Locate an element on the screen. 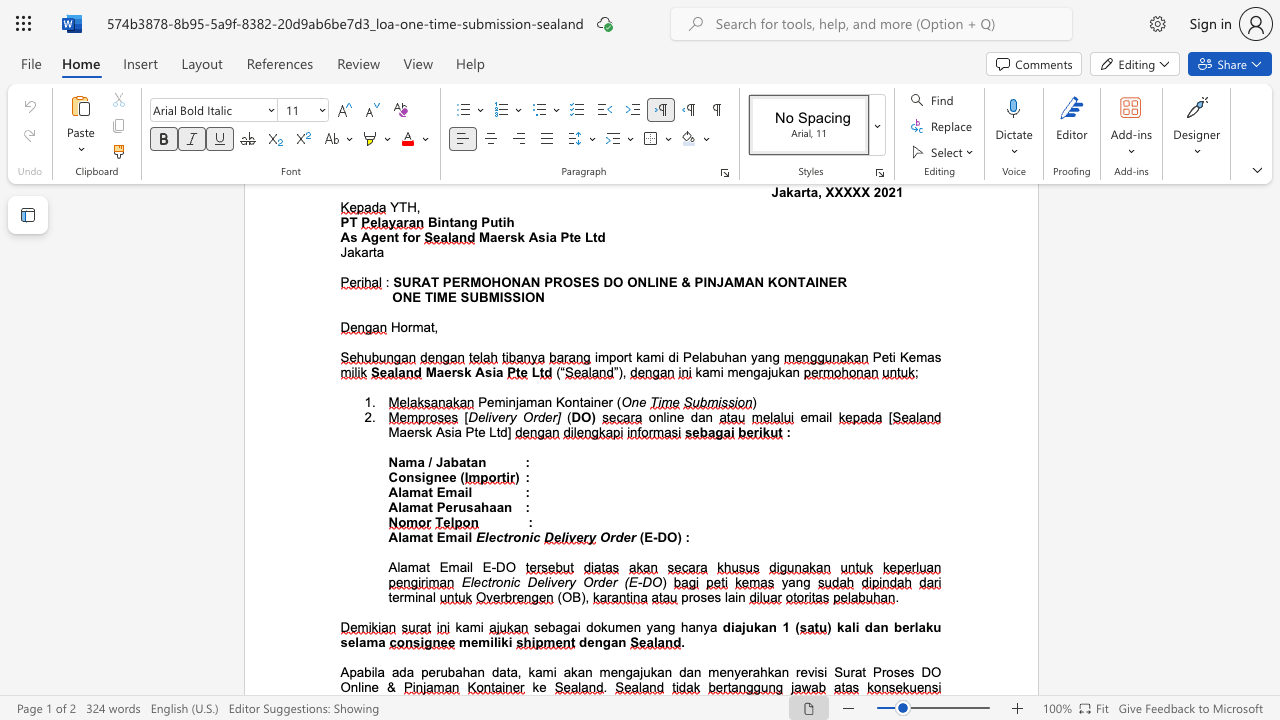  the subset text "O Onlin" within the text "Proses DO Online &" is located at coordinates (930, 672).